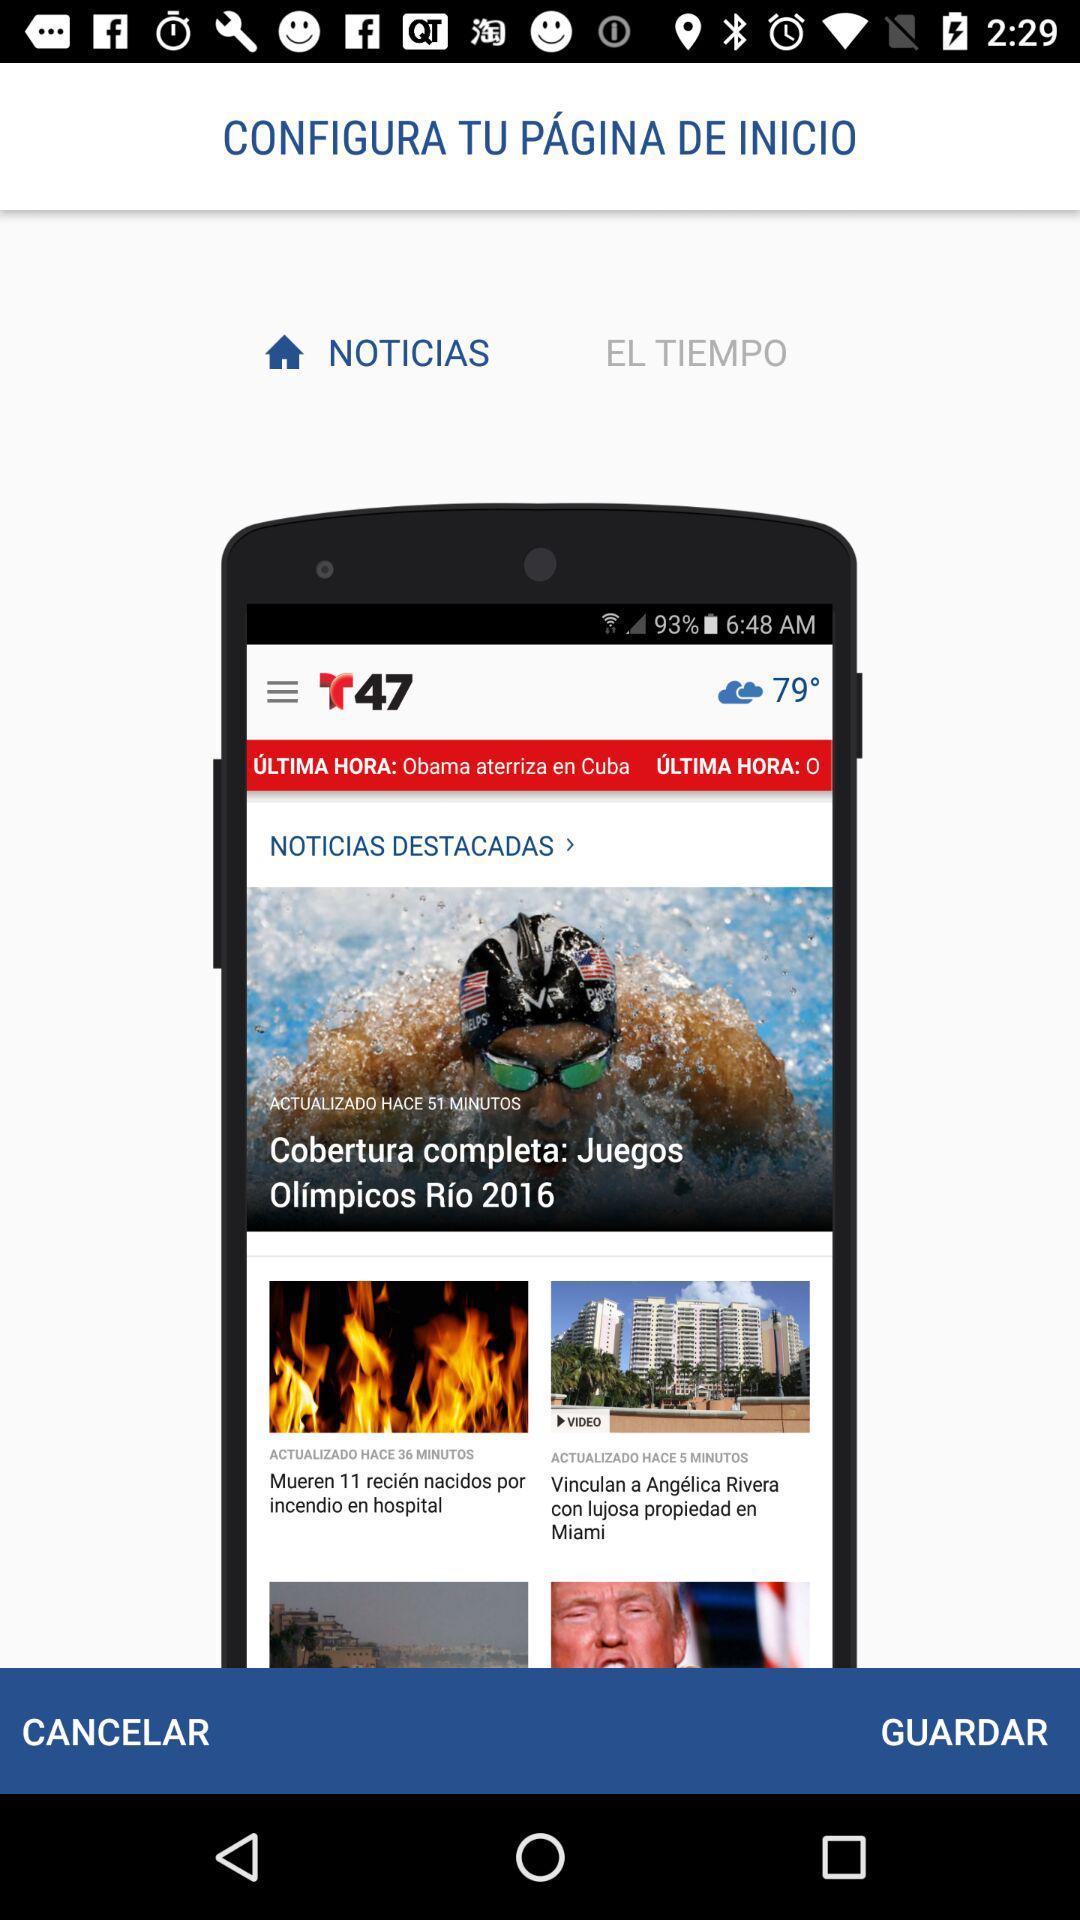 Image resolution: width=1080 pixels, height=1920 pixels. I want to click on cancelar icon, so click(115, 1730).